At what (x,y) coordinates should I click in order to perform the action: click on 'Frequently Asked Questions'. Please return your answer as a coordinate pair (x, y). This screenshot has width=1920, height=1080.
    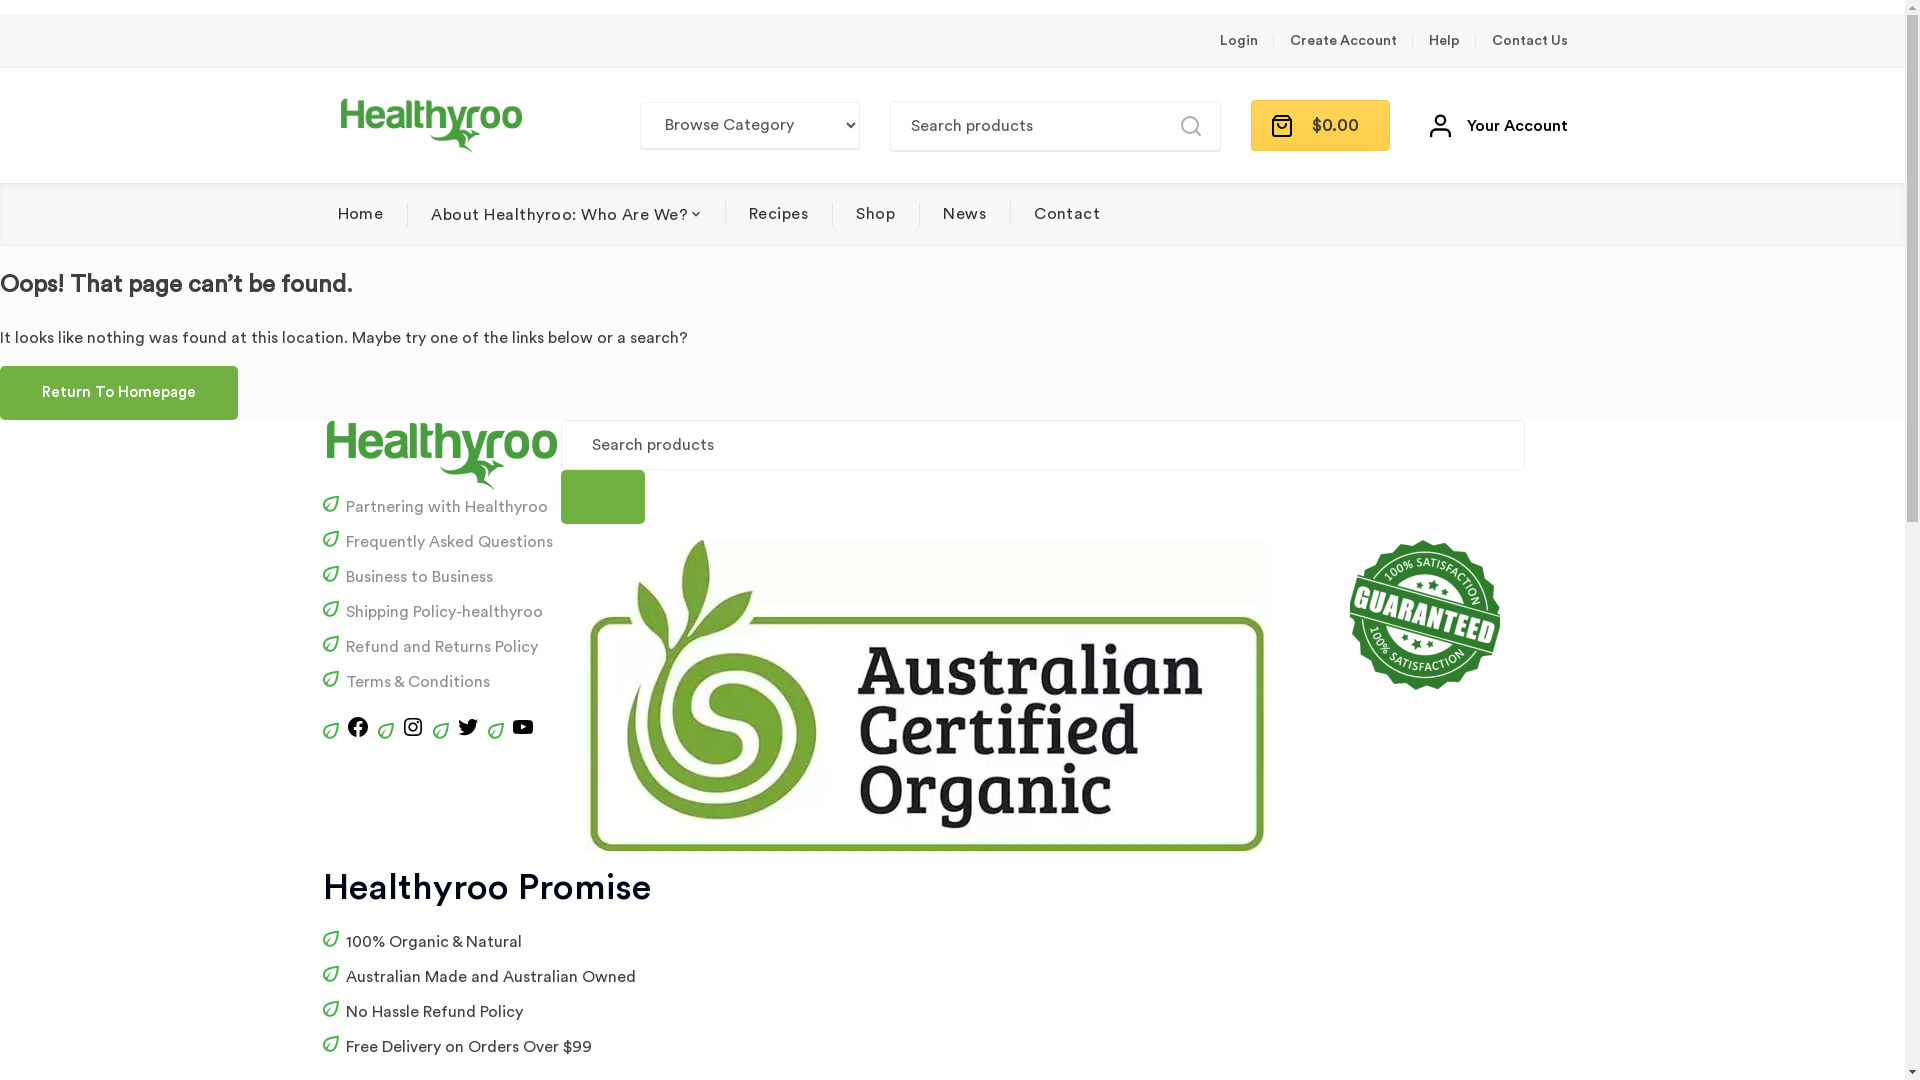
    Looking at the image, I should click on (345, 542).